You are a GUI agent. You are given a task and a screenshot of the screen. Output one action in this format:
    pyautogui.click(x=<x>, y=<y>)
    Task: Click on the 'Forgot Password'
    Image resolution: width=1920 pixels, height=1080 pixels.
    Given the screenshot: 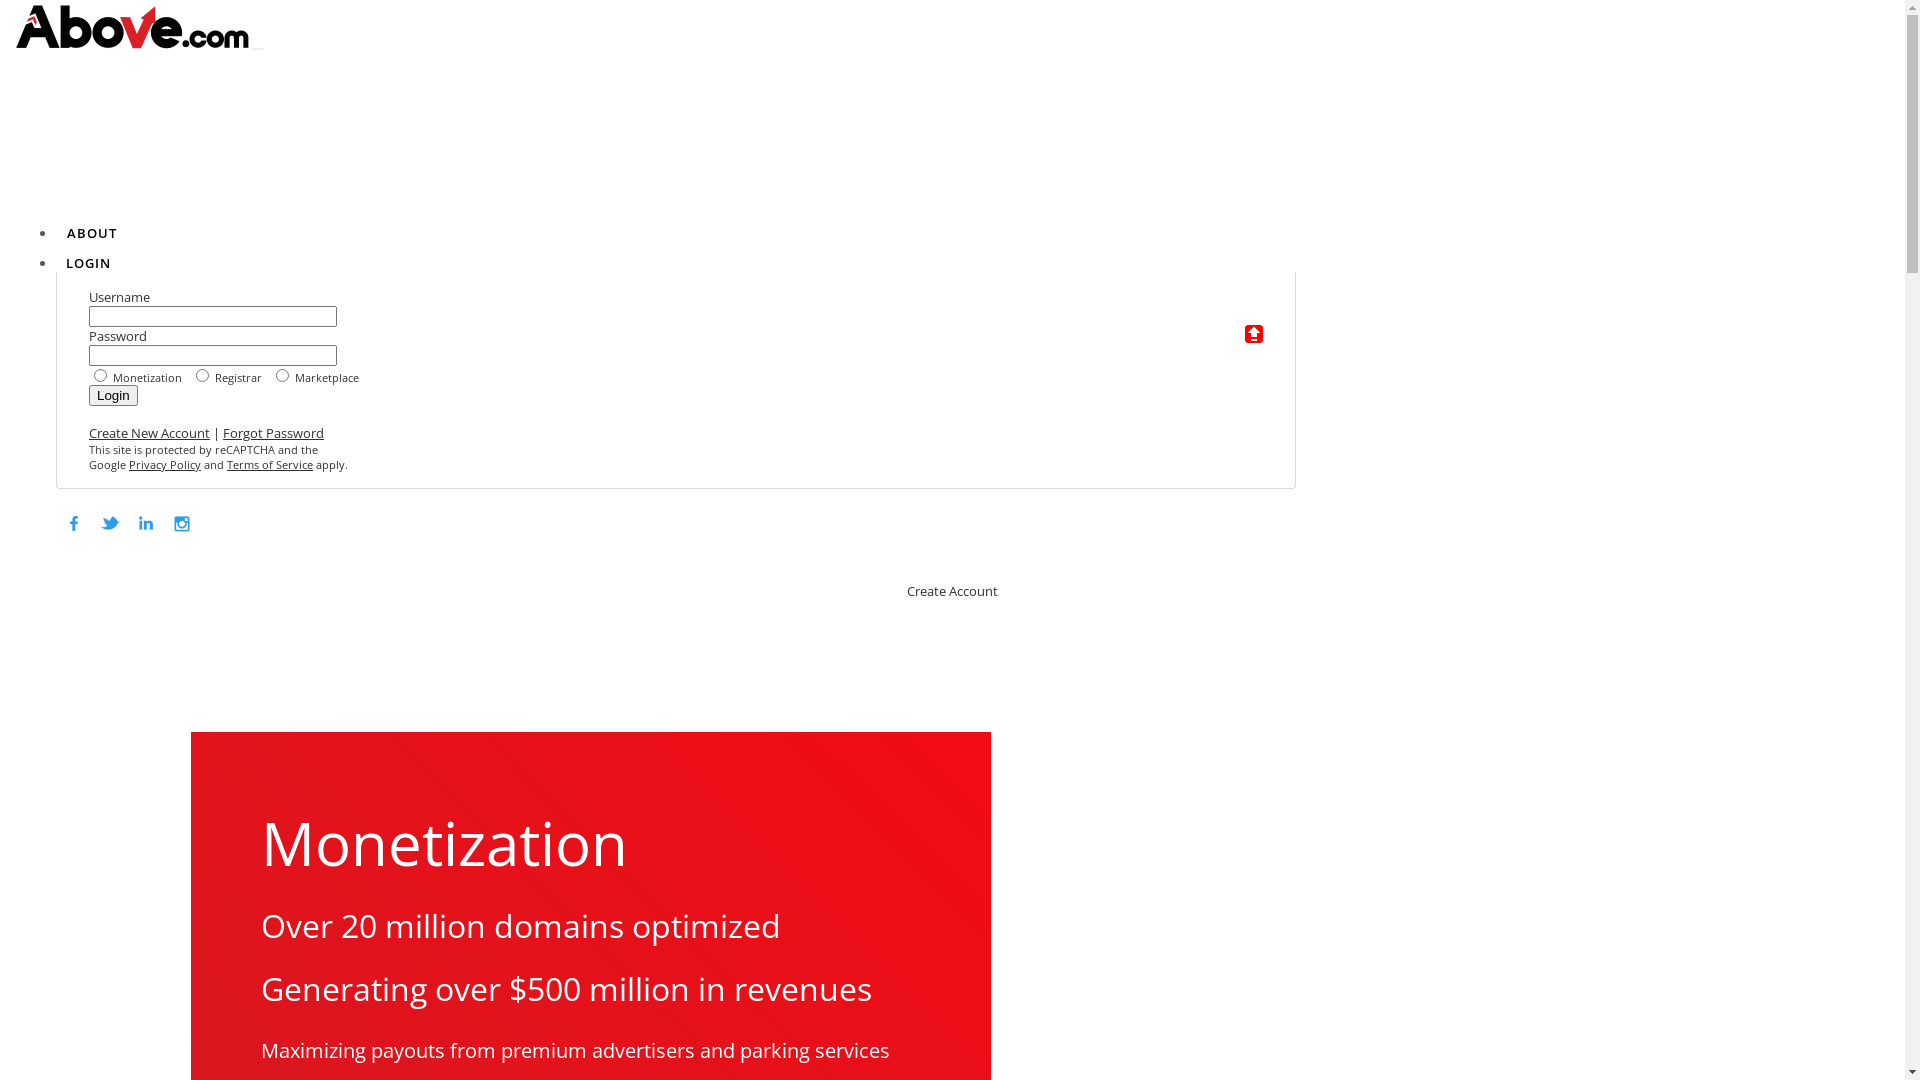 What is the action you would take?
    pyautogui.click(x=272, y=431)
    